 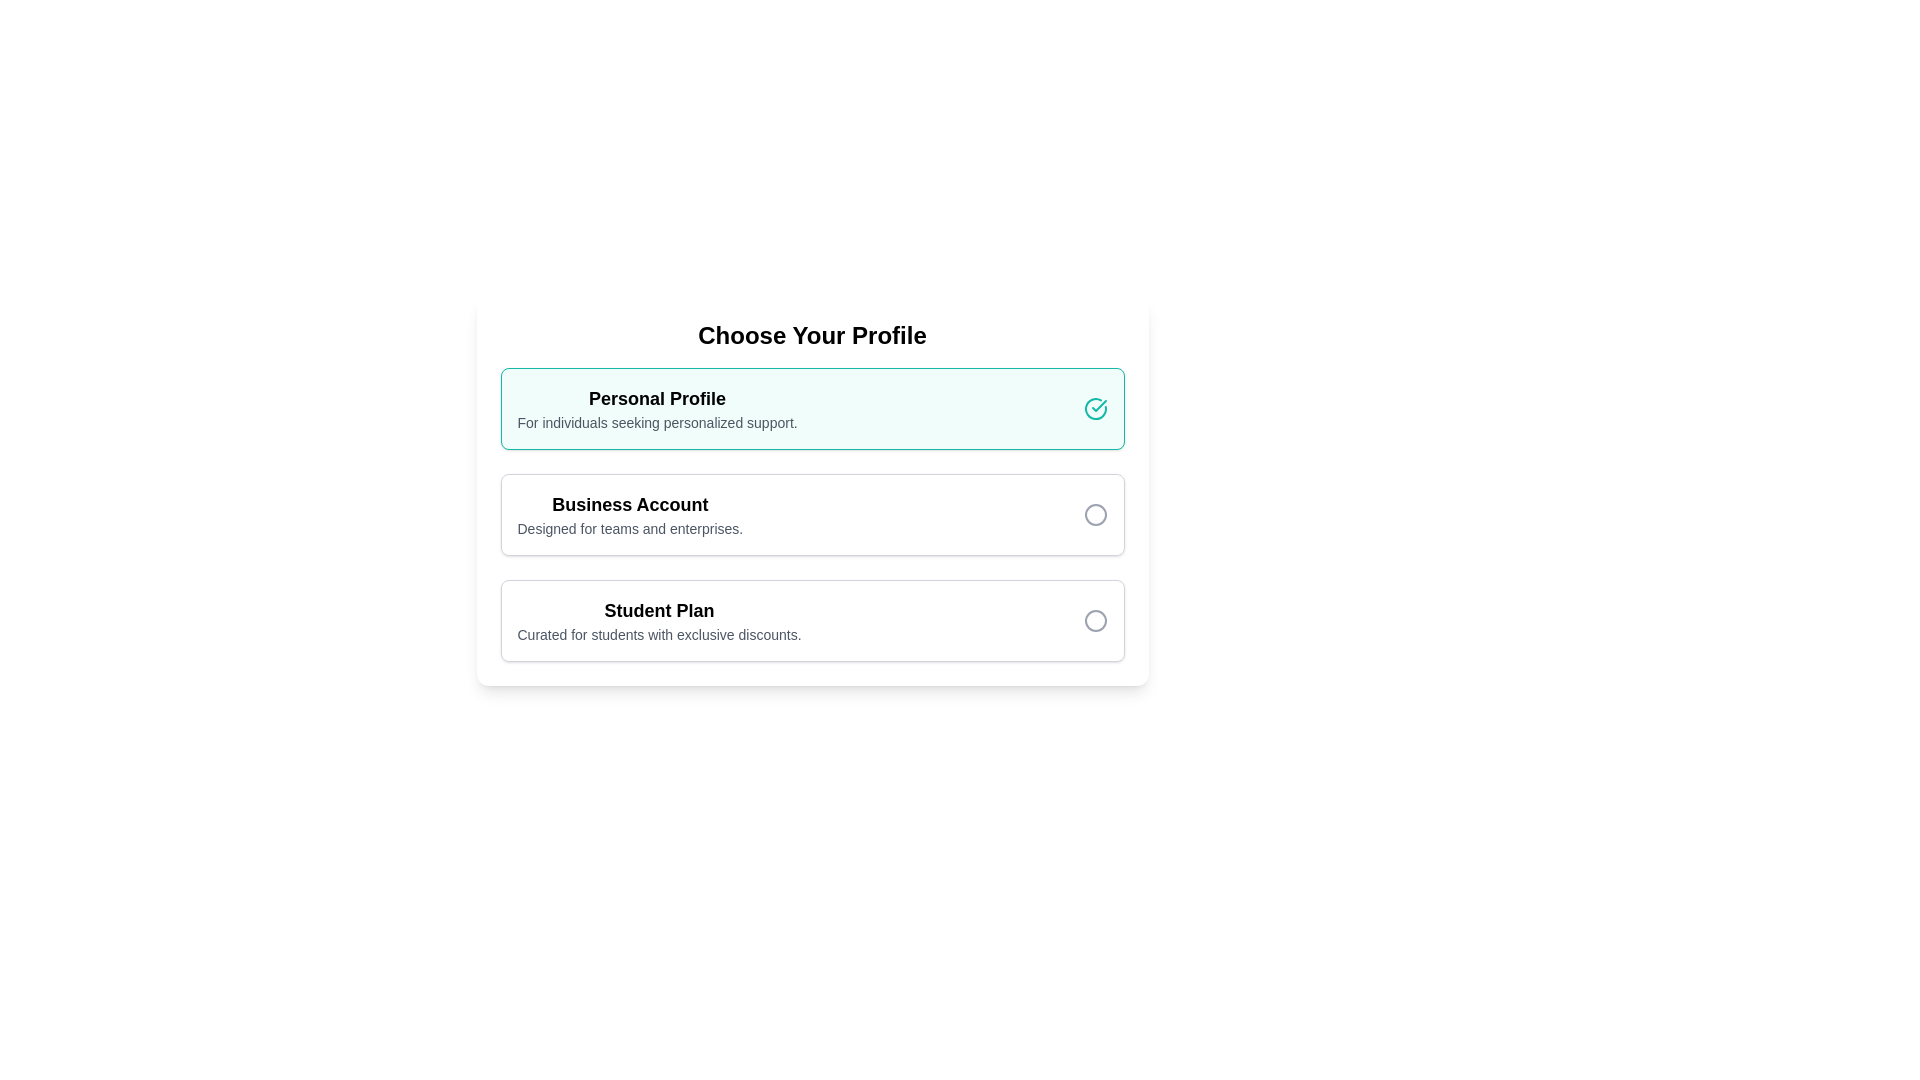 What do you see at coordinates (1098, 405) in the screenshot?
I see `the teal checkmark icon within the circular outline that indicates the selection of the 'Personal Profile' option, located at the top of the options list under the 'Choose Your Profile' heading` at bounding box center [1098, 405].